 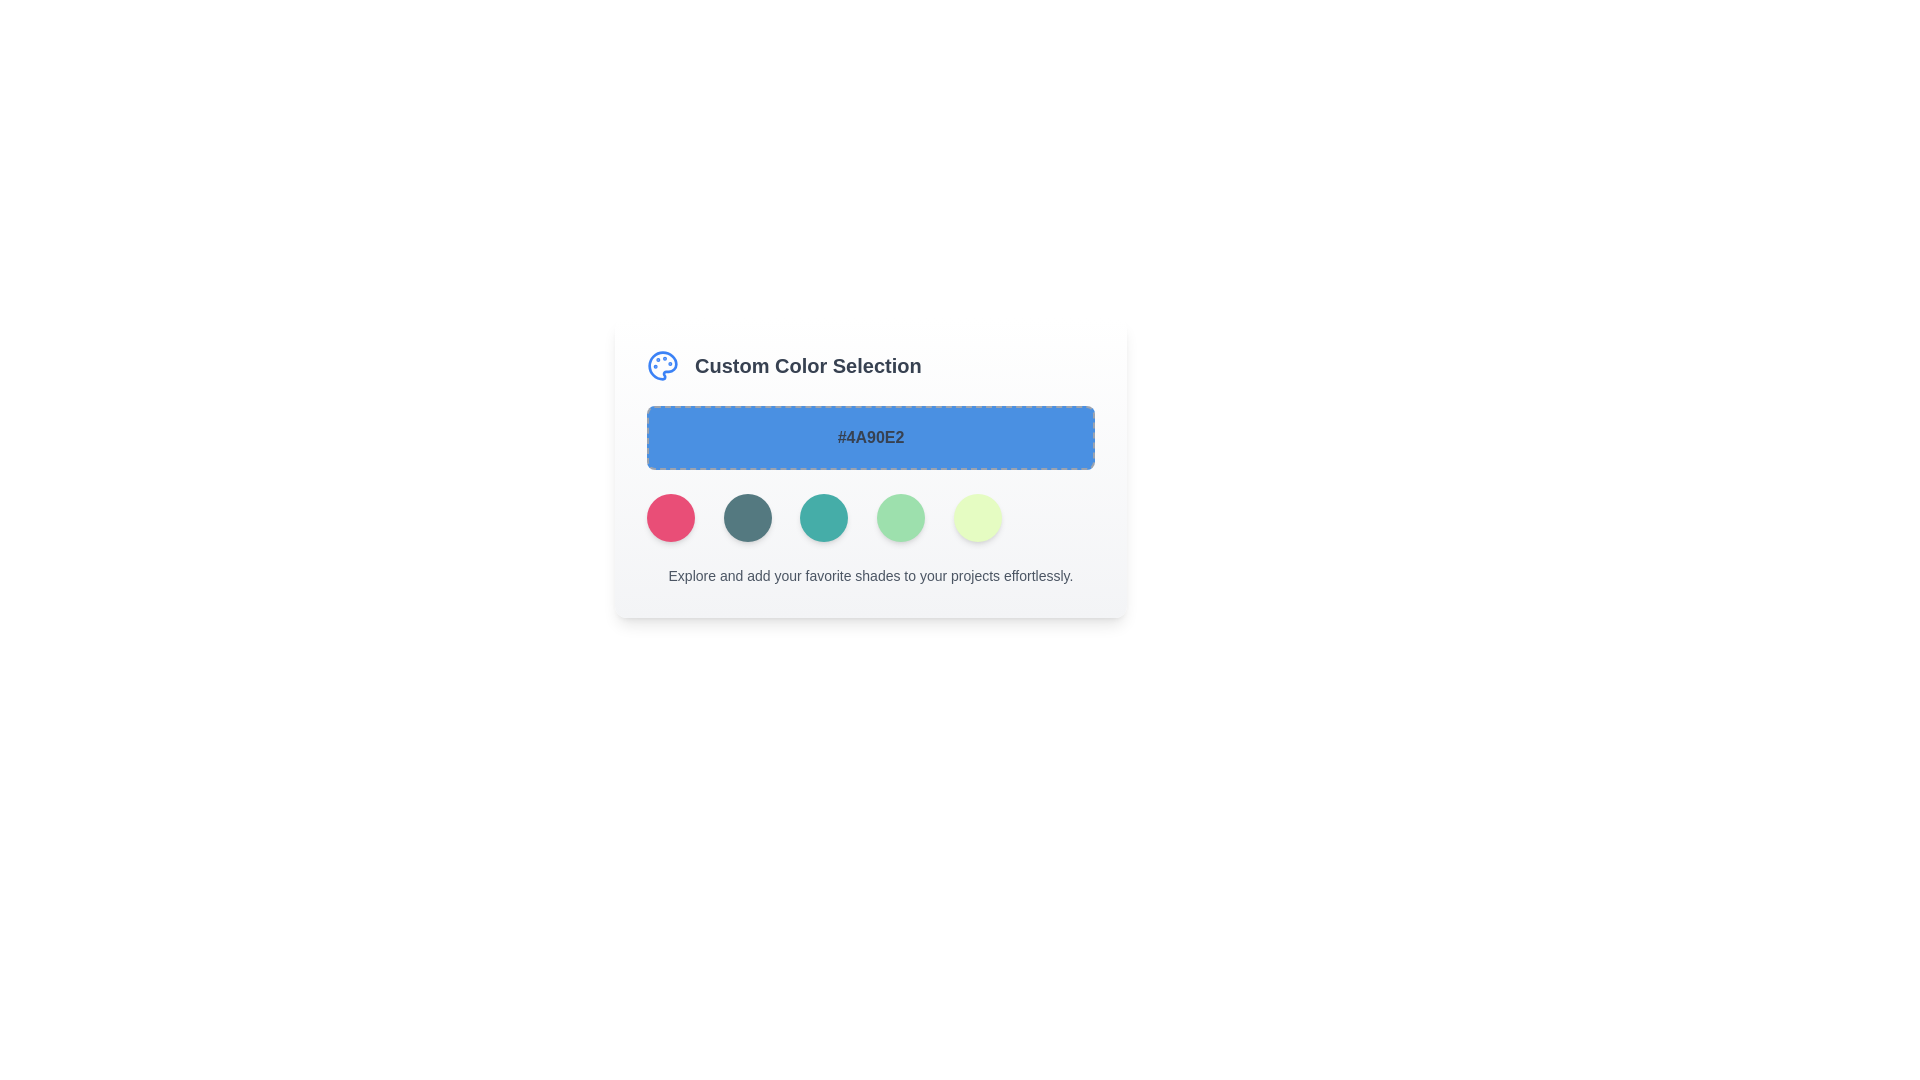 I want to click on the blue color display box with the hexadecimal code '#4A90E2', located beneath the title 'Custom Color Selection', so click(x=870, y=437).